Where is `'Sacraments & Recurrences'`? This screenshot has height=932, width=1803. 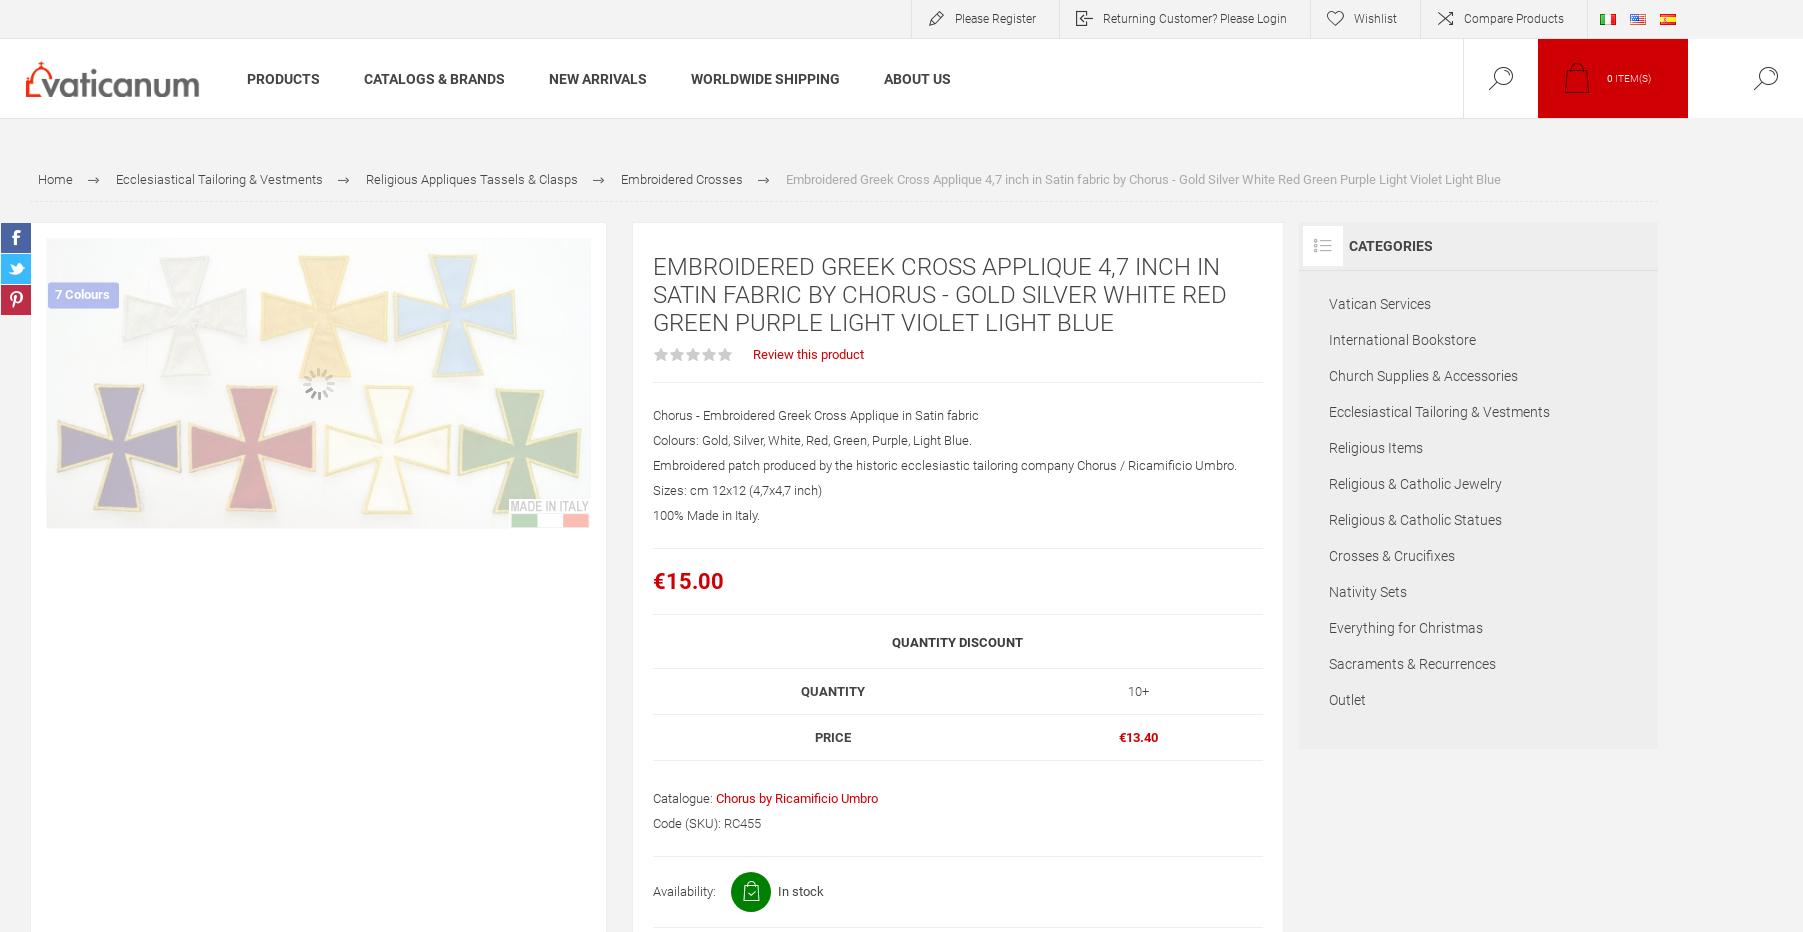
'Sacraments & Recurrences' is located at coordinates (1411, 663).